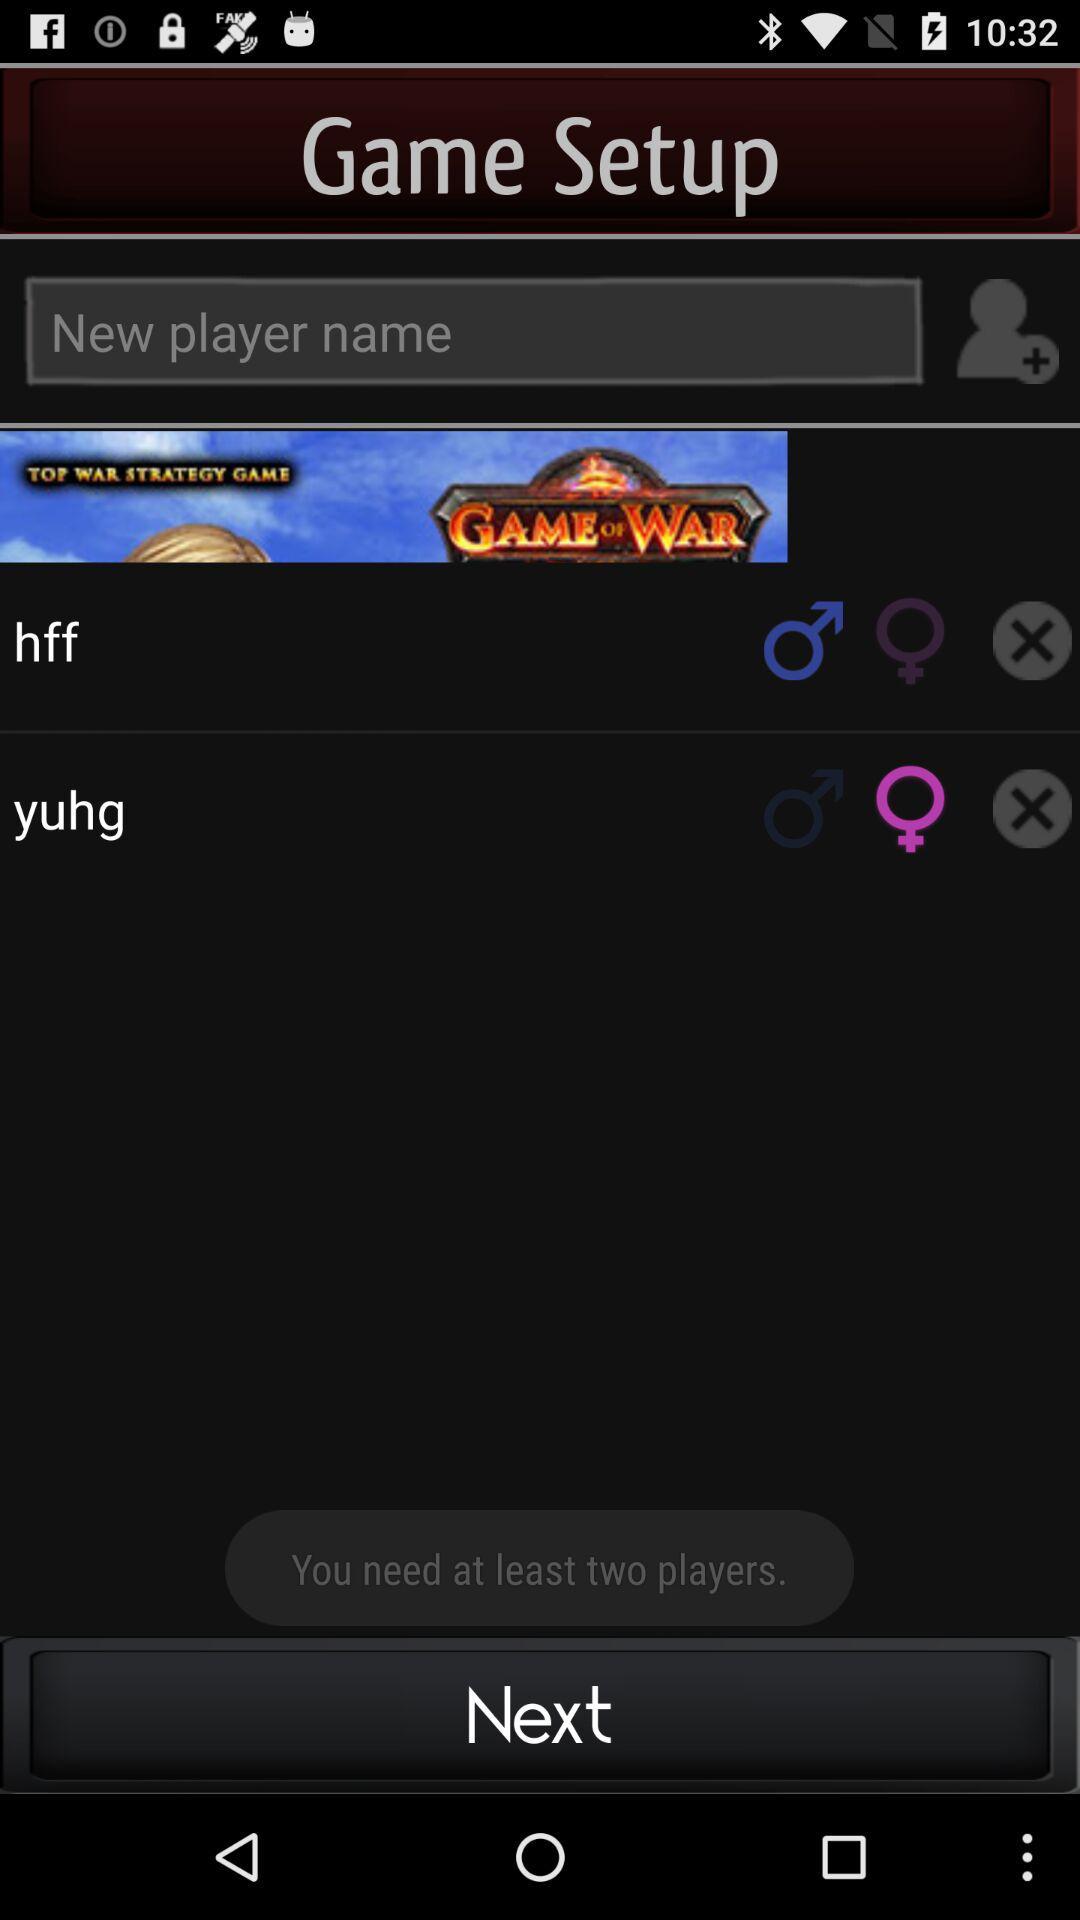 The width and height of the screenshot is (1080, 1920). I want to click on male gender, so click(802, 808).